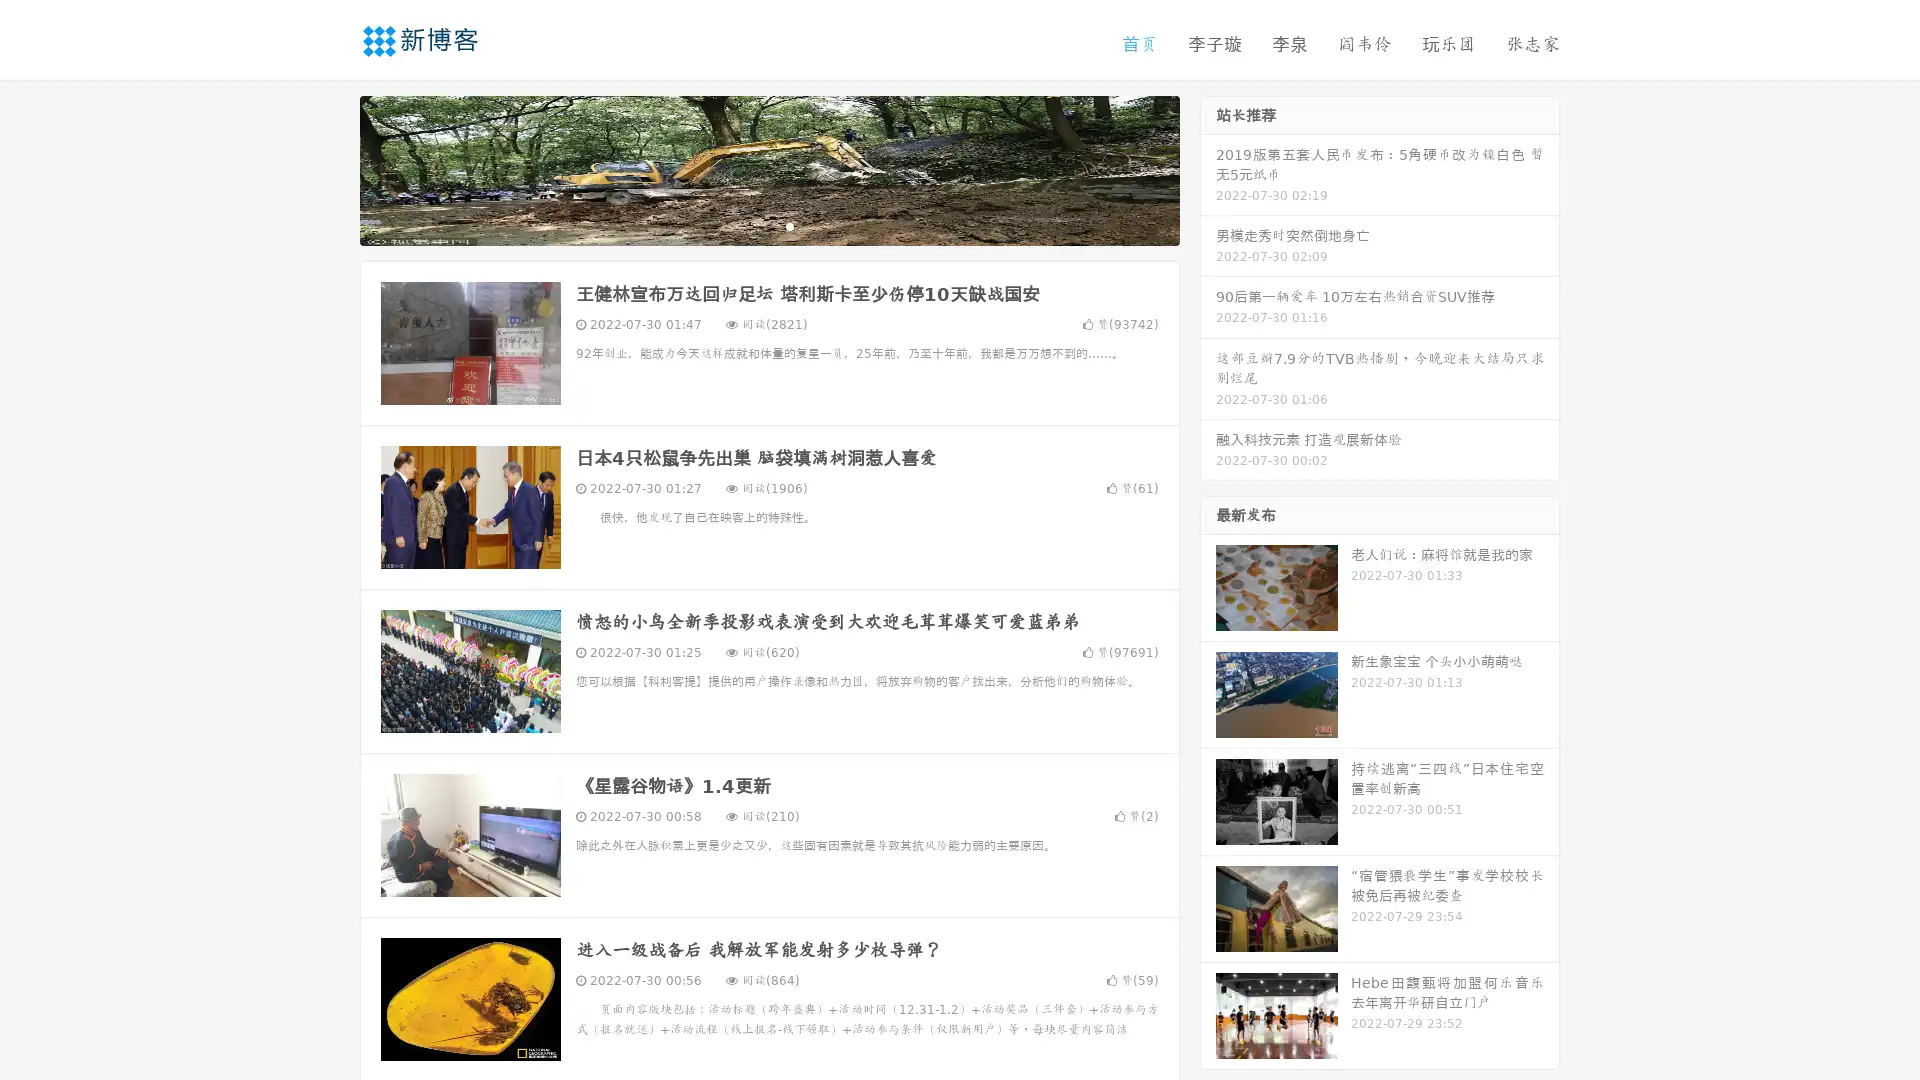  Describe the element at coordinates (768, 225) in the screenshot. I see `Go to slide 2` at that location.